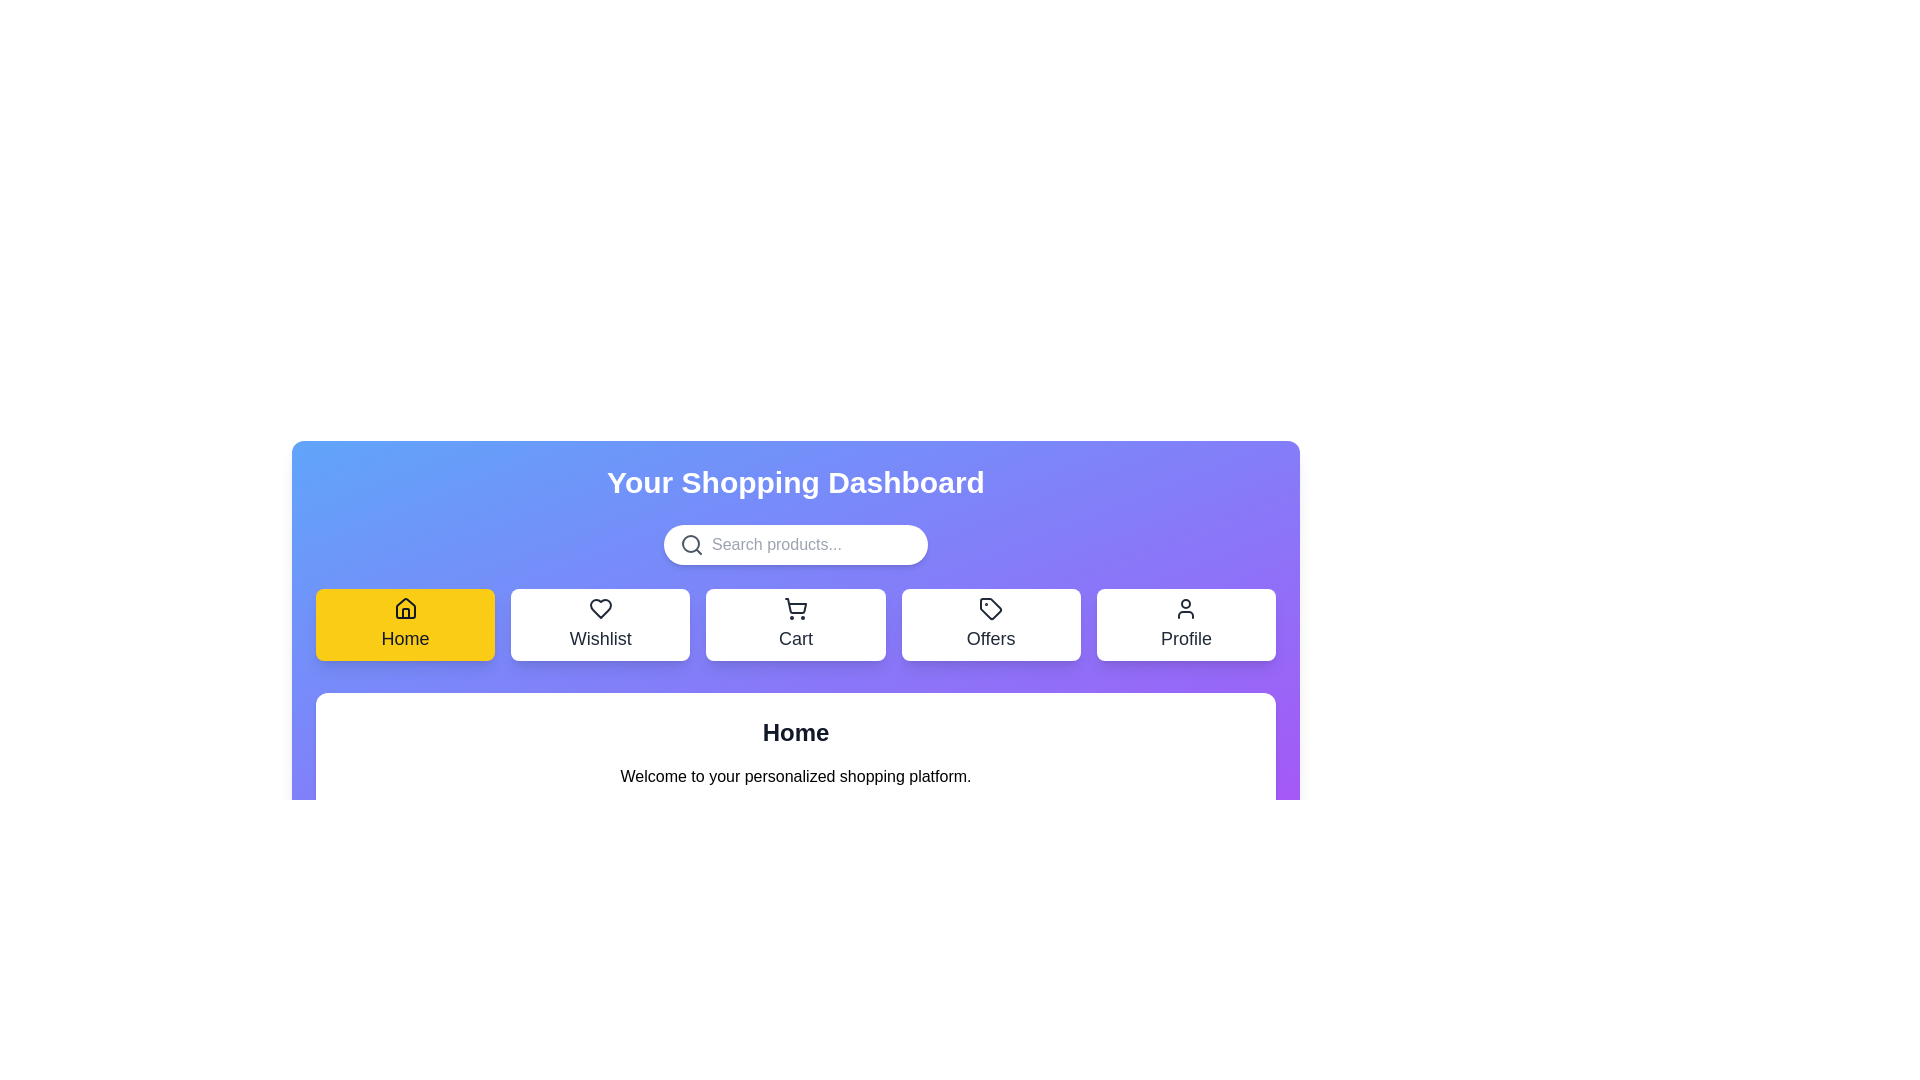  Describe the element at coordinates (991, 608) in the screenshot. I see `the tag icon located within the 'Offers' button in the navigation bar, which is outlined with a thin stroke and has a rounded shape` at that location.